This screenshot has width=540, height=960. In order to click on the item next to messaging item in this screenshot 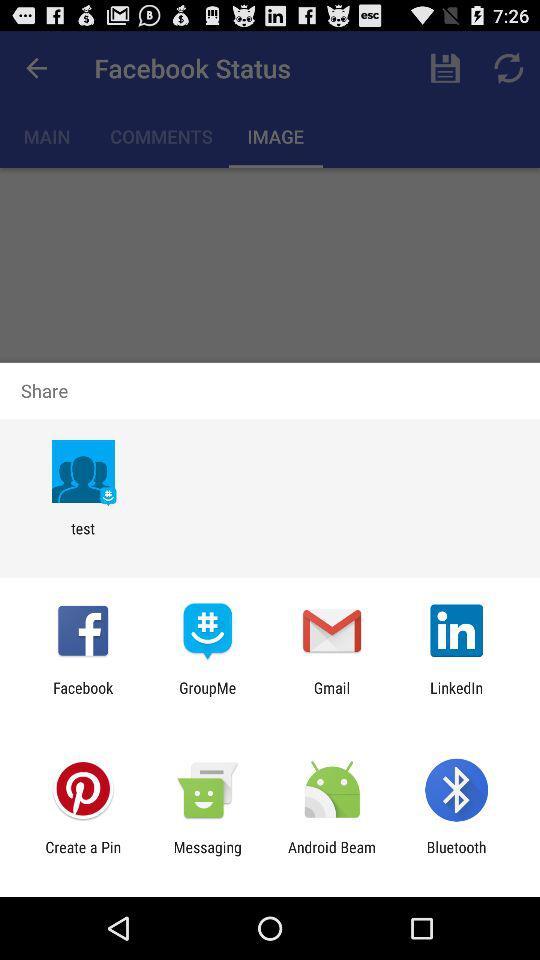, I will do `click(82, 855)`.